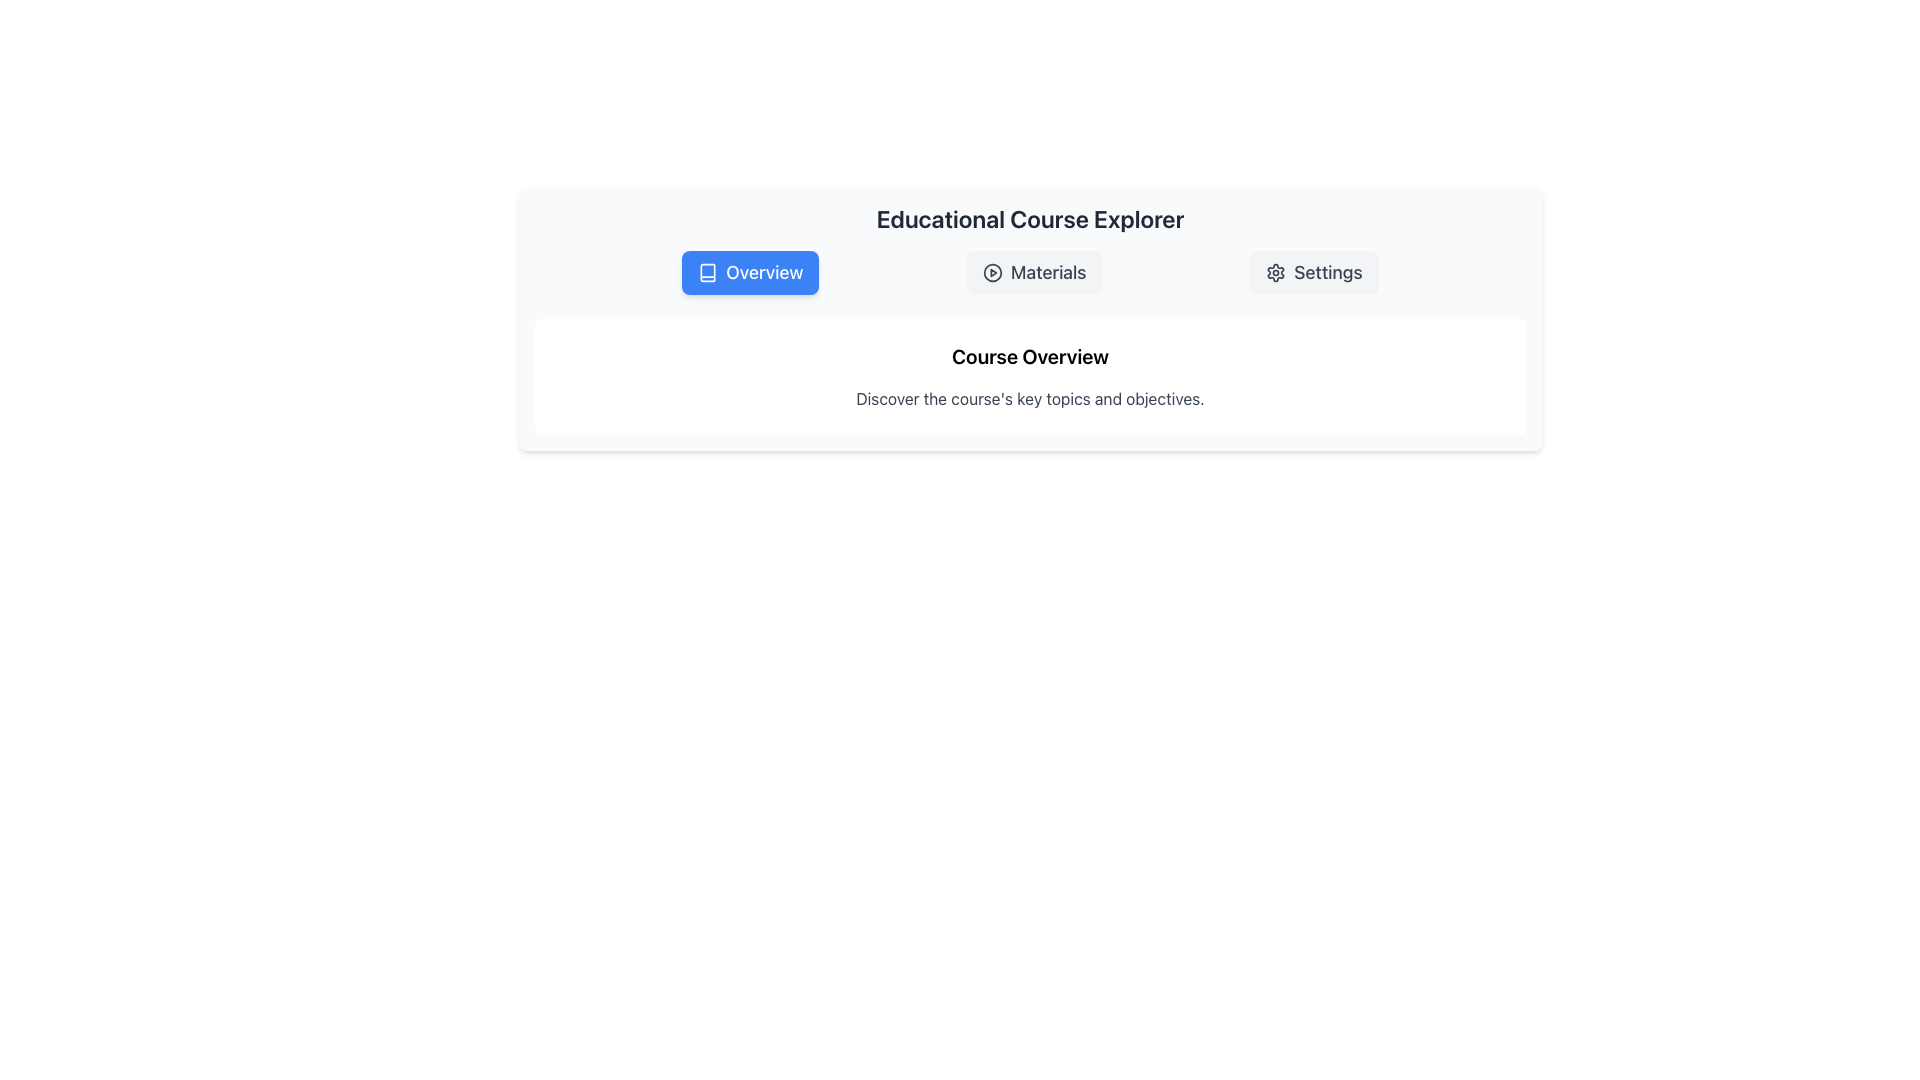 The height and width of the screenshot is (1080, 1920). I want to click on the selectable button containing the text label 'Materials' which is styled with a gray font color and is positioned beside a play icon, so click(1047, 273).